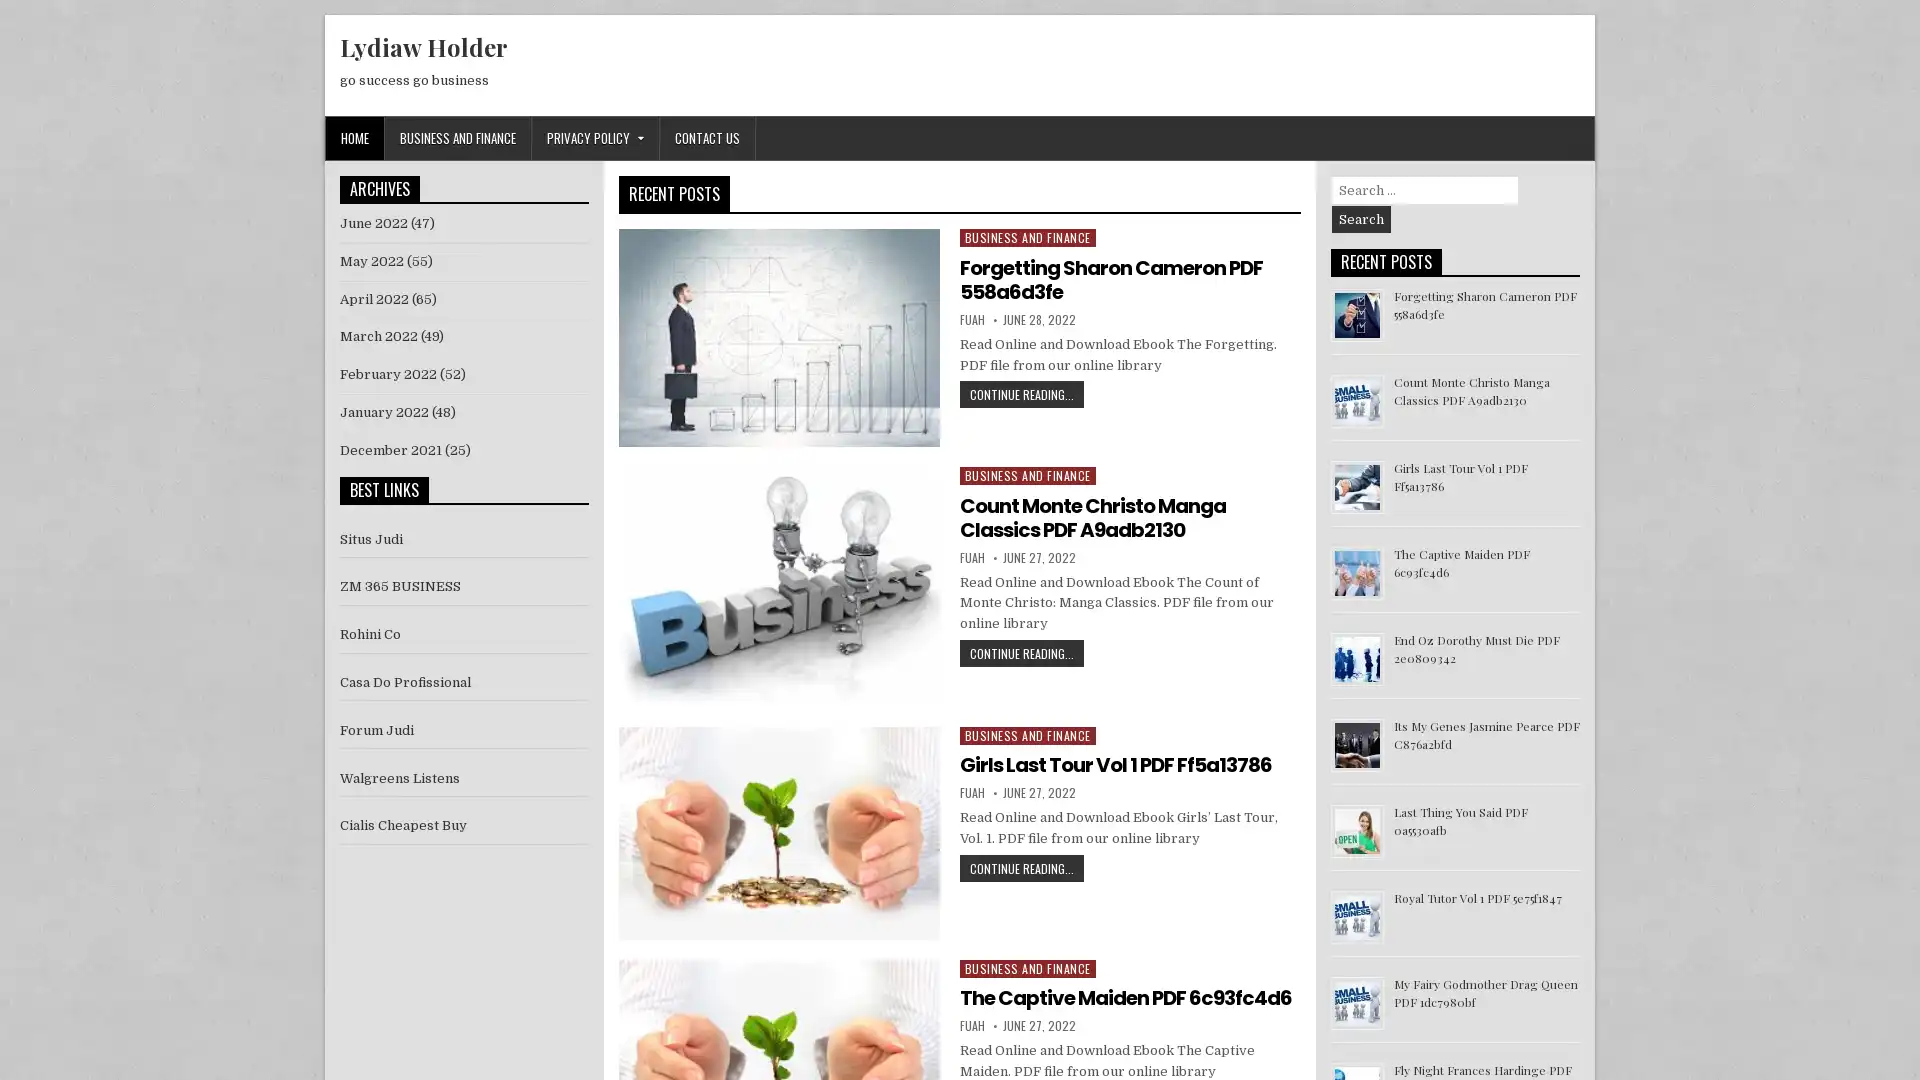  Describe the element at coordinates (1360, 219) in the screenshot. I see `Search` at that location.